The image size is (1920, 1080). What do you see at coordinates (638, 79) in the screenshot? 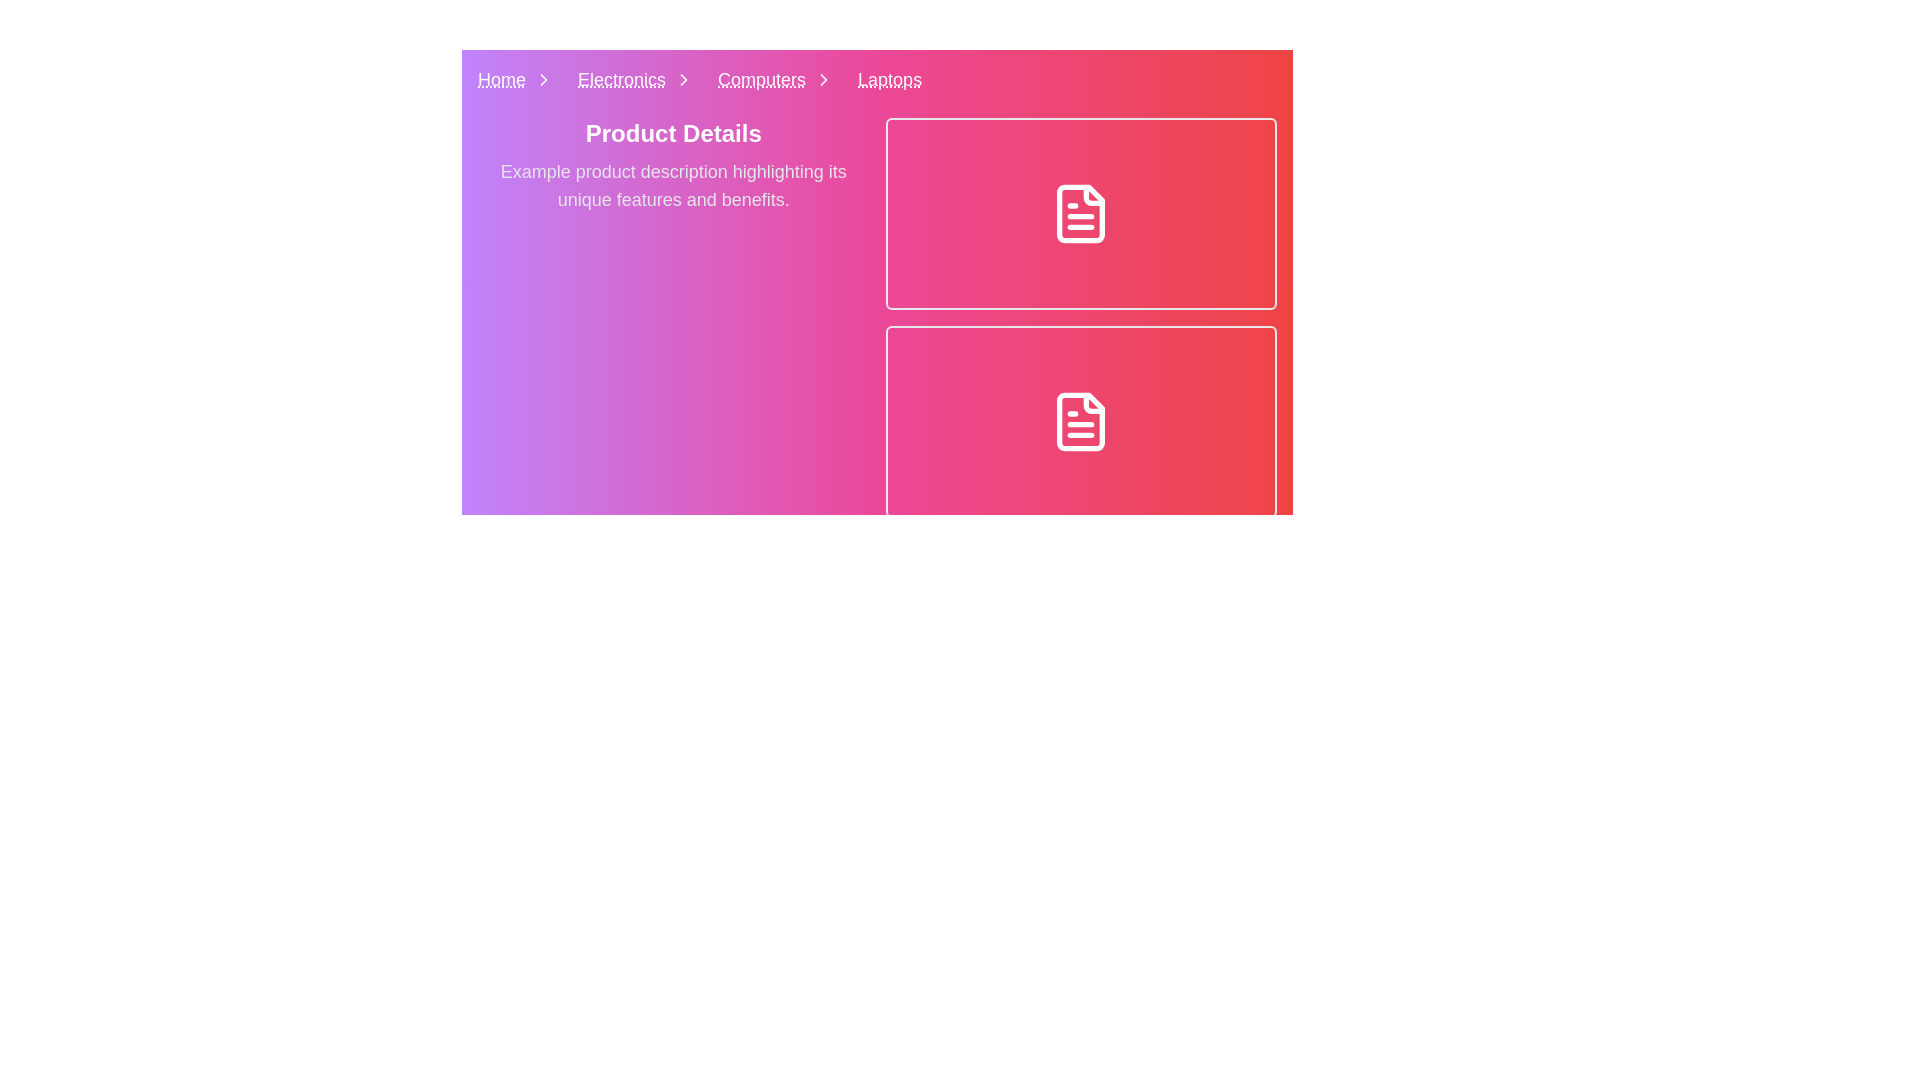
I see `the breadcrumb link labeled 'Electronics' to trigger a visual effect such as an opacity change` at bounding box center [638, 79].